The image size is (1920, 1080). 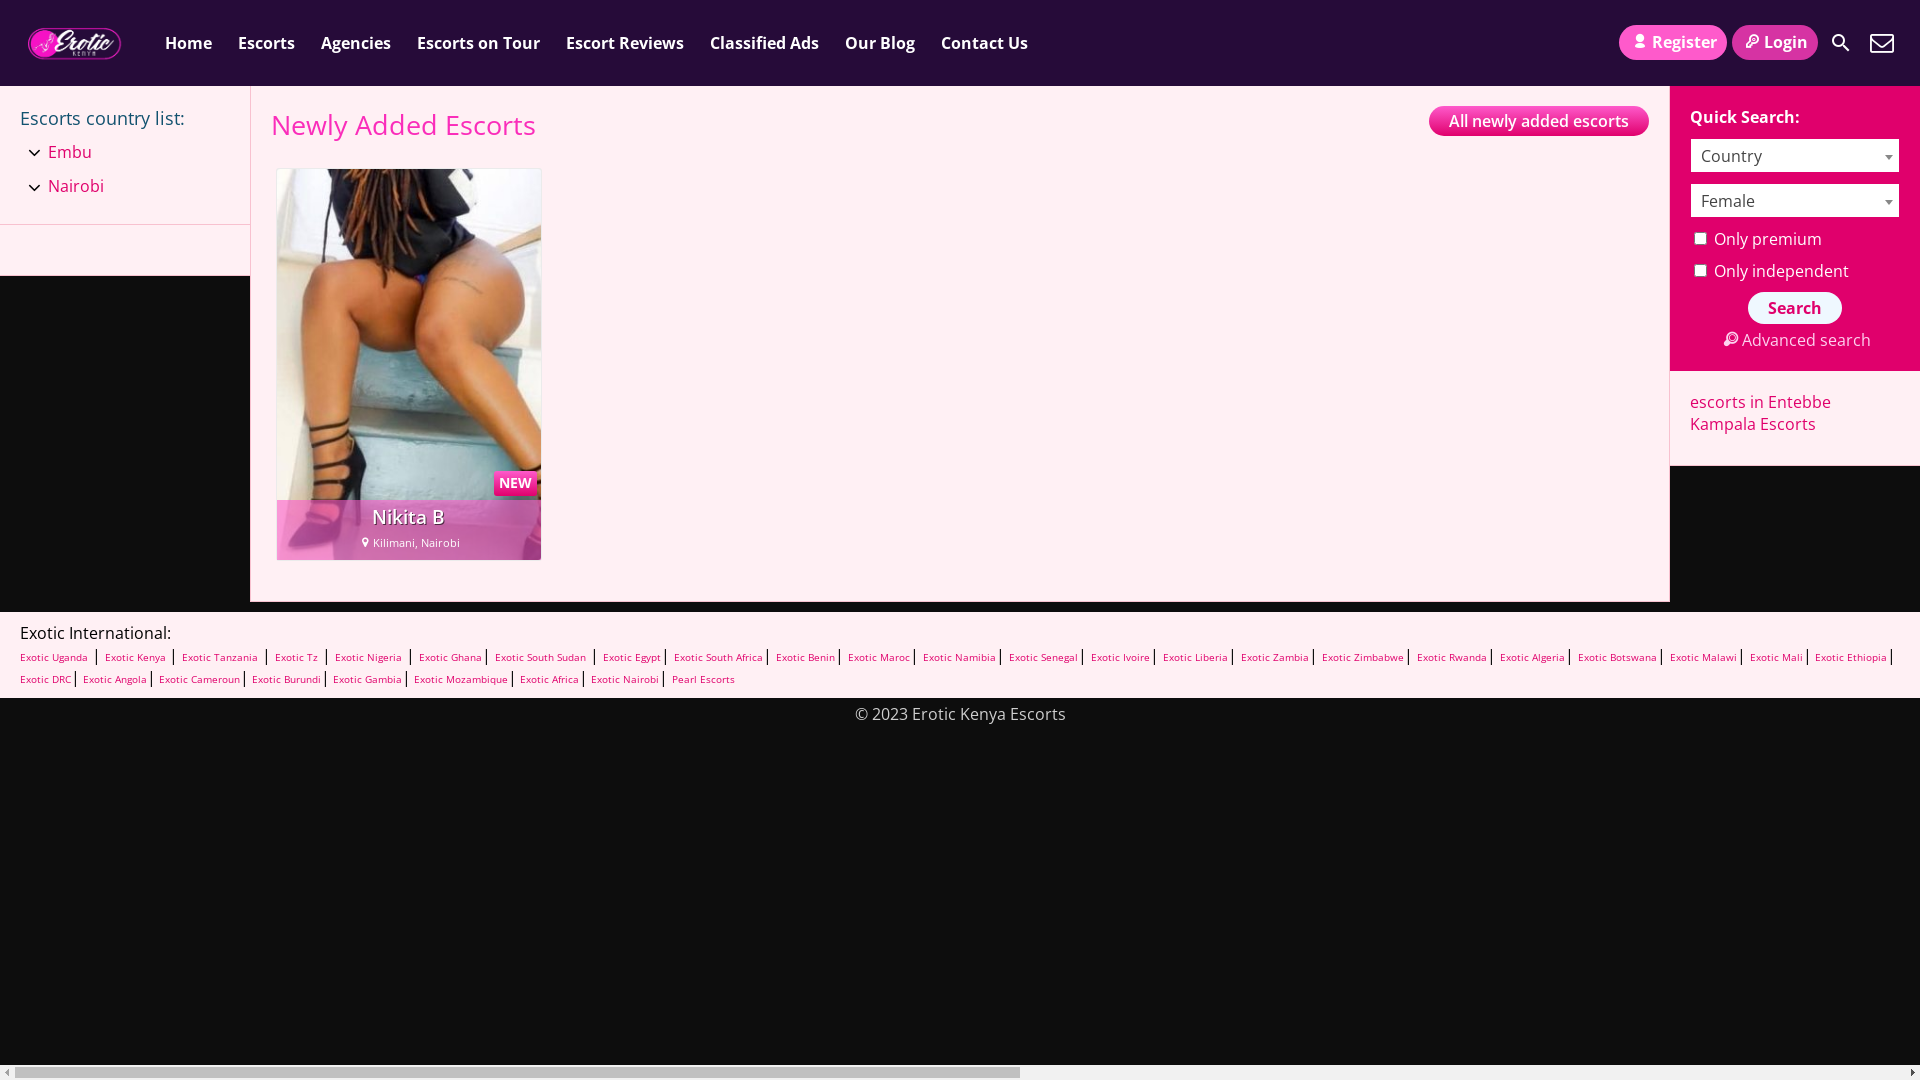 What do you see at coordinates (197, 677) in the screenshot?
I see `'Exotic Cameroun'` at bounding box center [197, 677].